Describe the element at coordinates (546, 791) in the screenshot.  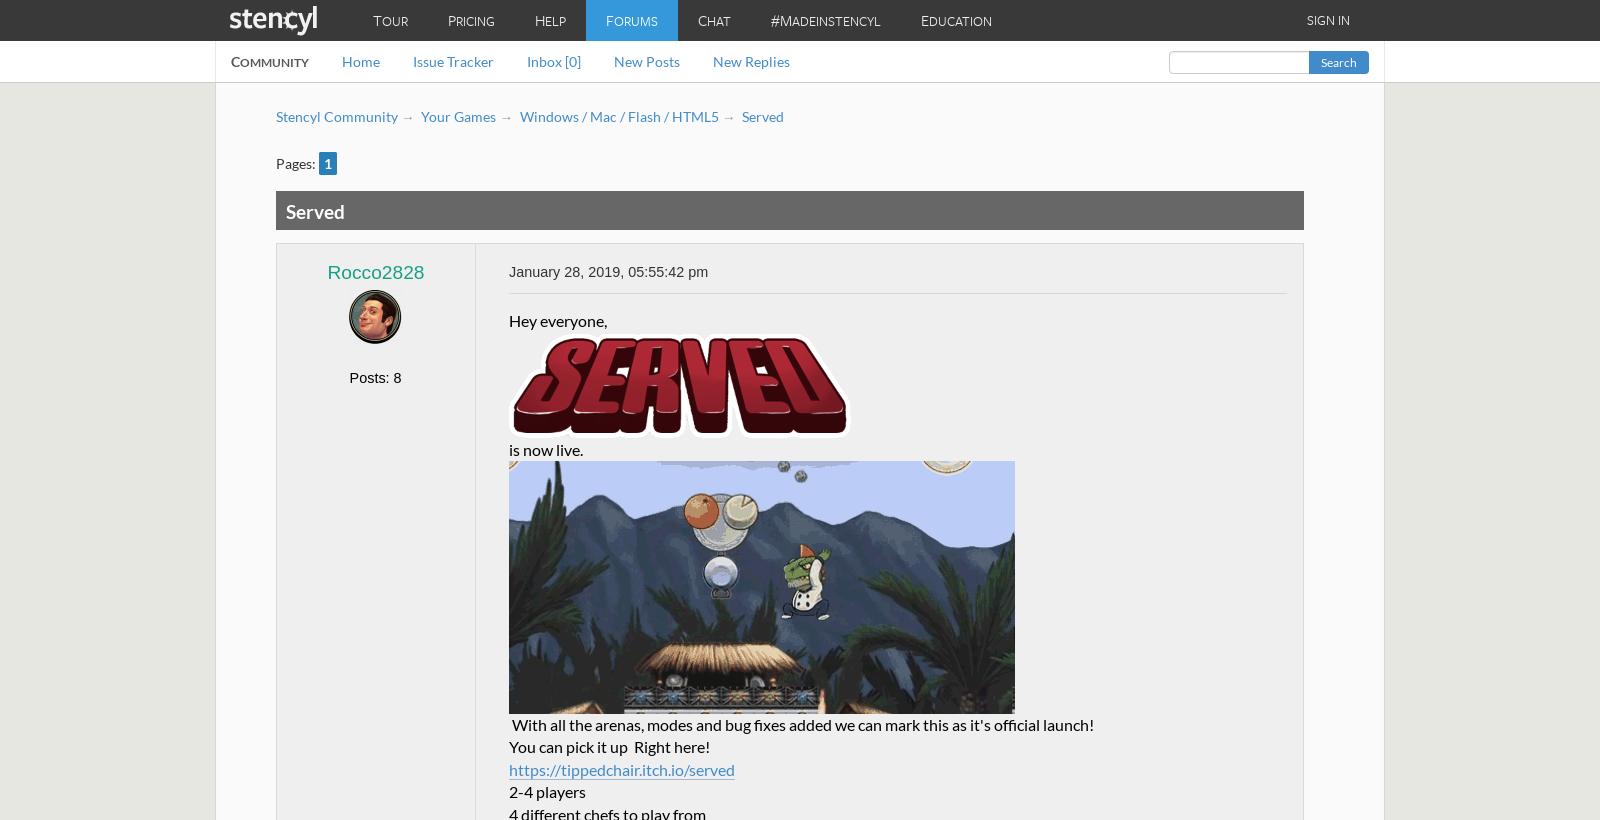
I see `'2-4 players'` at that location.